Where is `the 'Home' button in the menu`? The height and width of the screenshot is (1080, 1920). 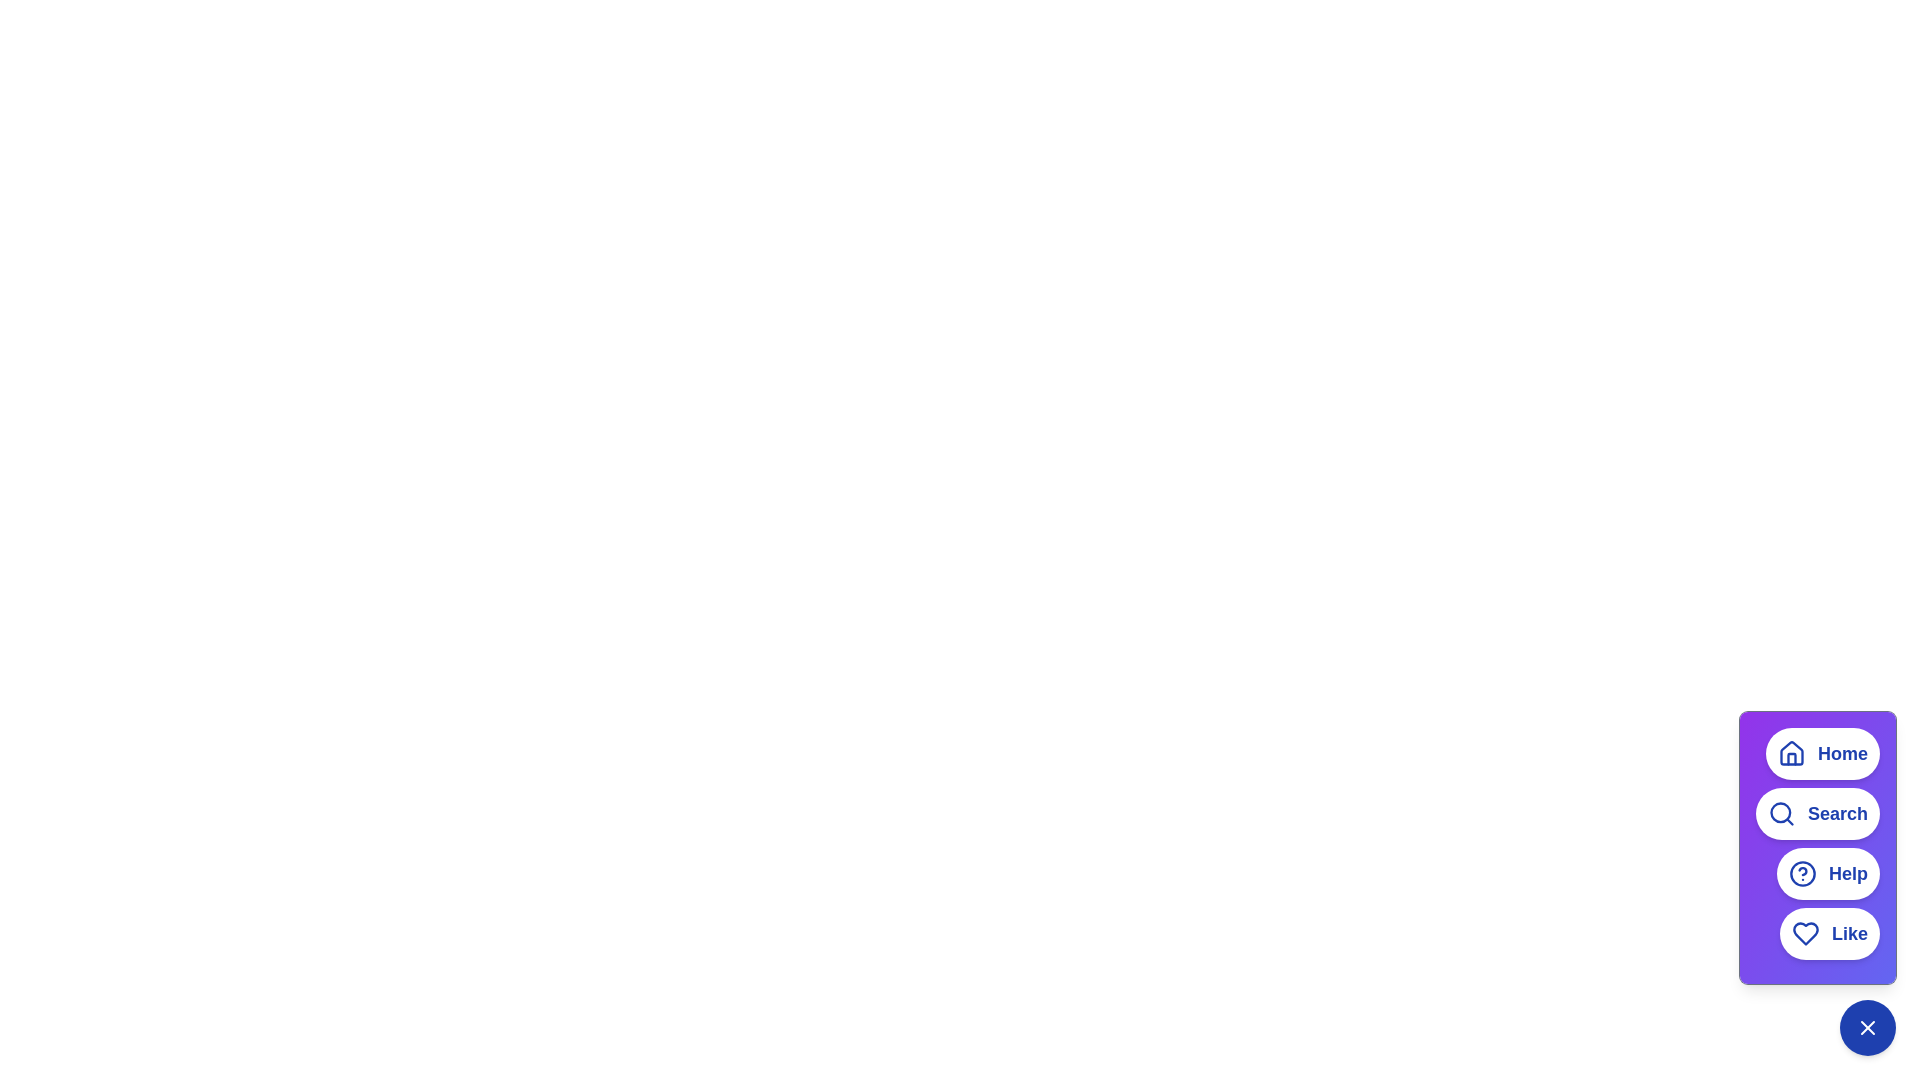
the 'Home' button in the menu is located at coordinates (1823, 753).